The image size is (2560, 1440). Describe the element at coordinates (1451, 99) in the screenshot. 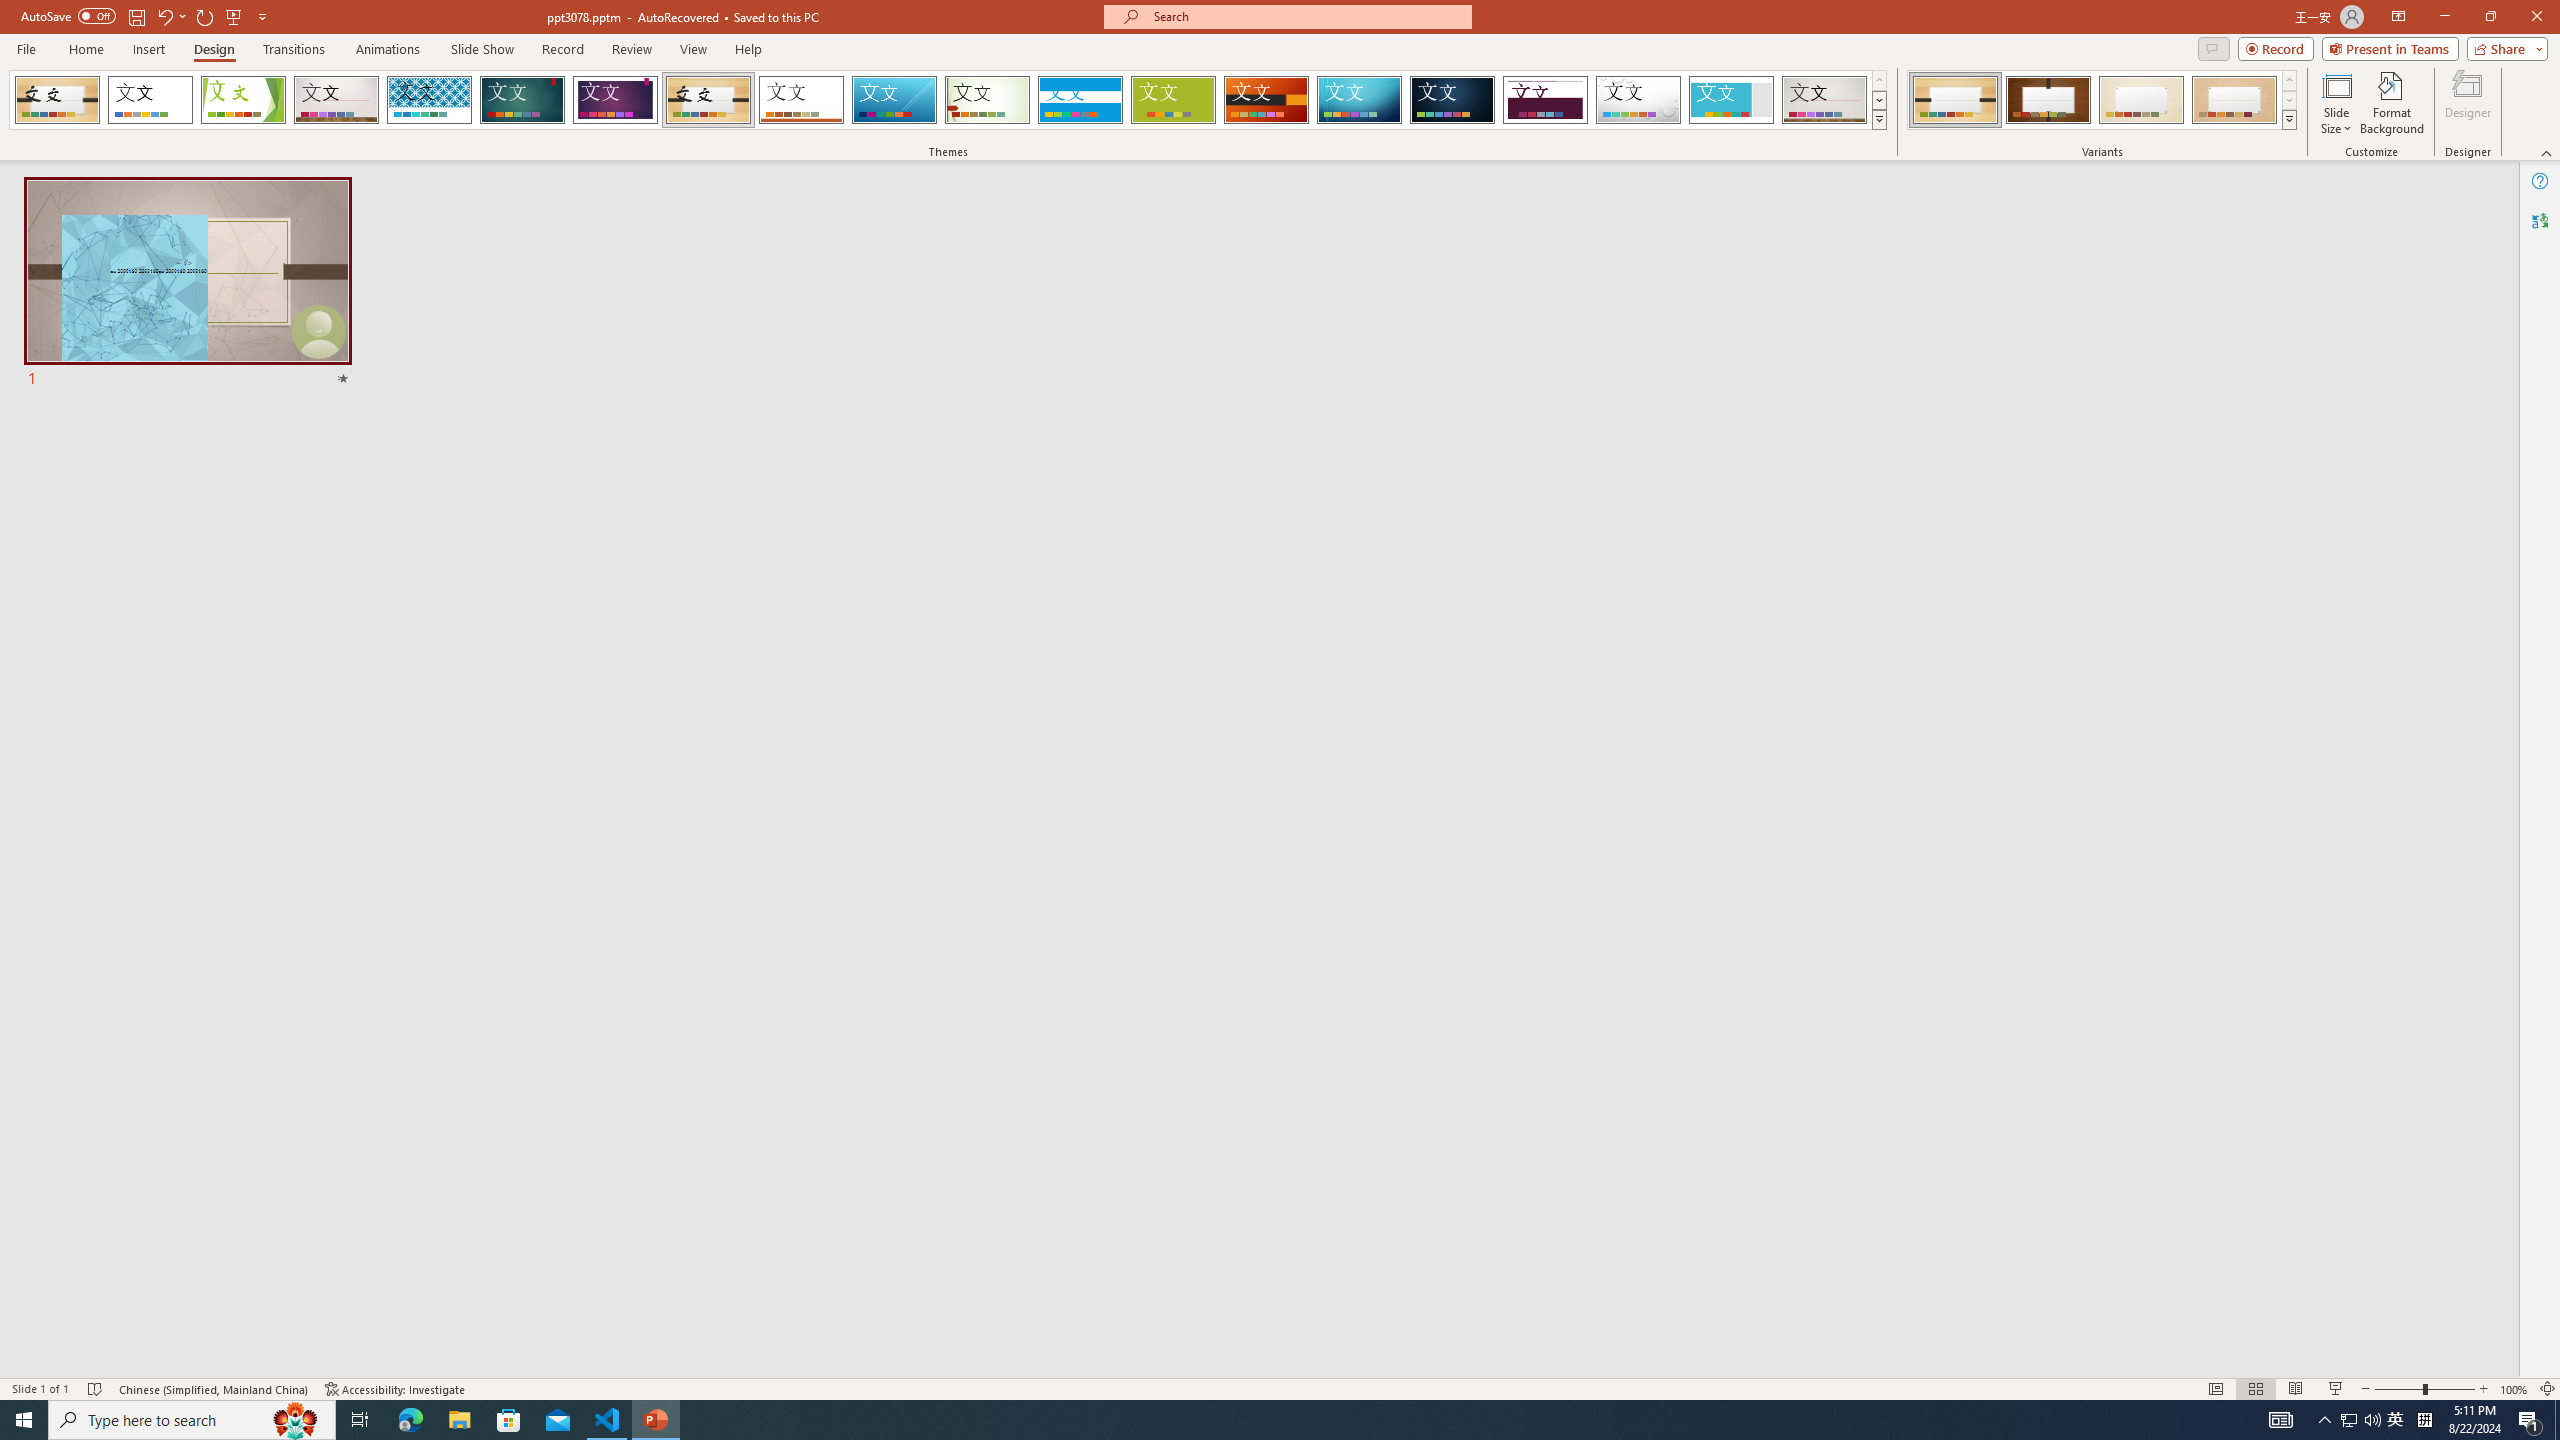

I see `'Damask'` at that location.